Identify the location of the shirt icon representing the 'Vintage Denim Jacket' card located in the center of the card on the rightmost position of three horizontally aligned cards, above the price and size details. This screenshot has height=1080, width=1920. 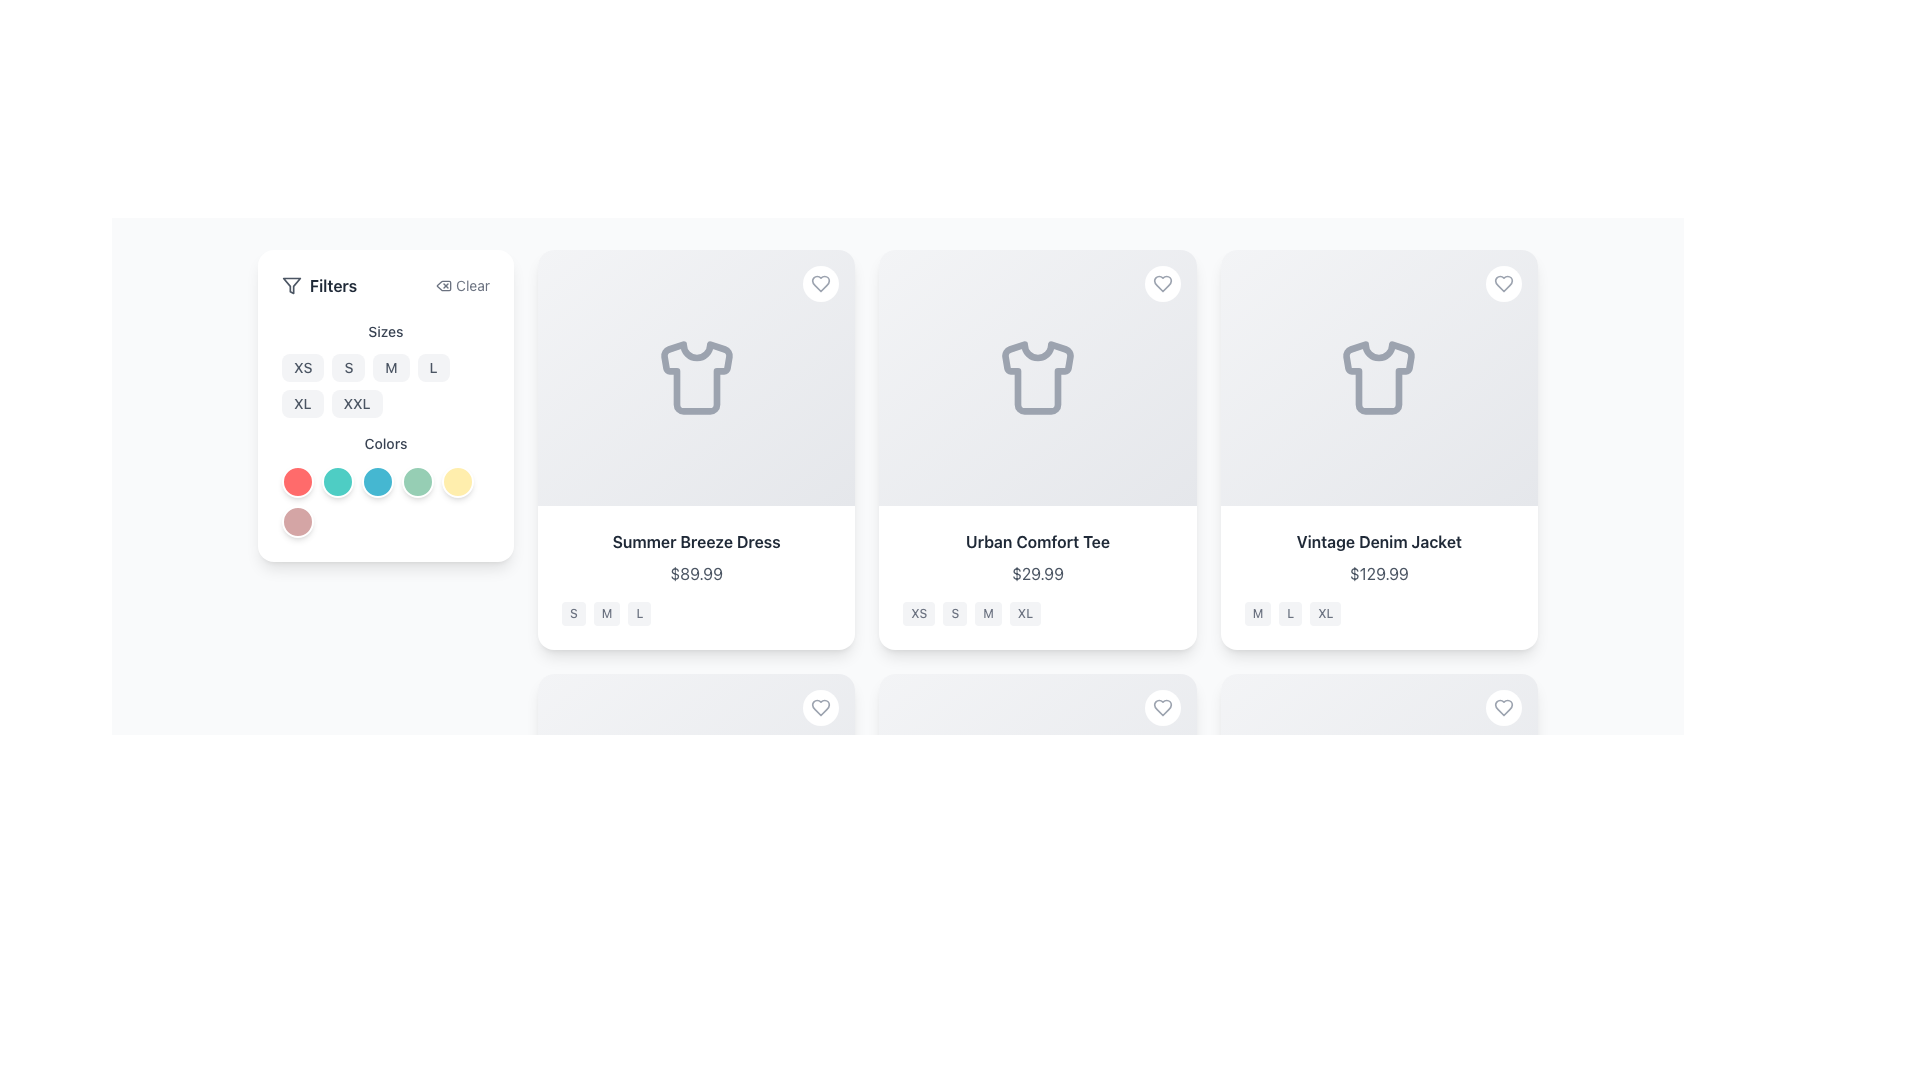
(1378, 378).